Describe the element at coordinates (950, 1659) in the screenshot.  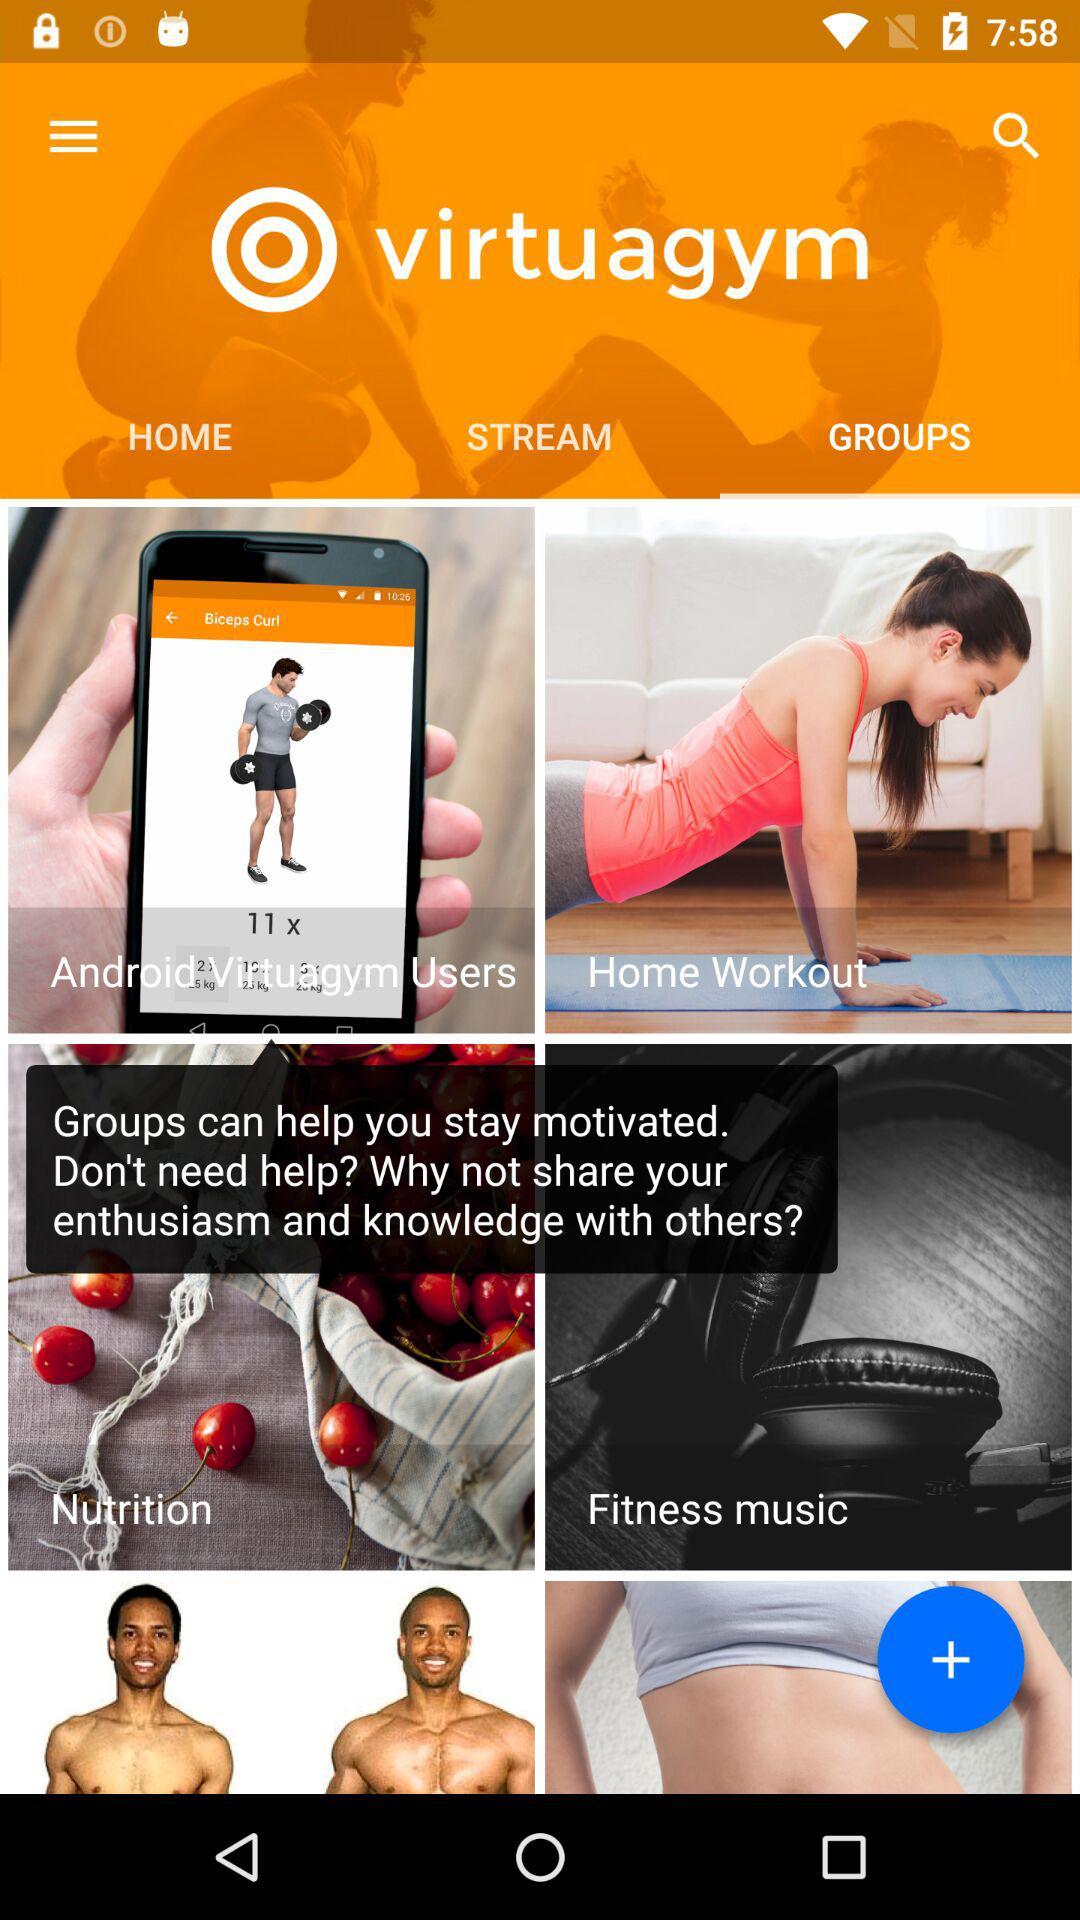
I see `the item below fitness music item` at that location.